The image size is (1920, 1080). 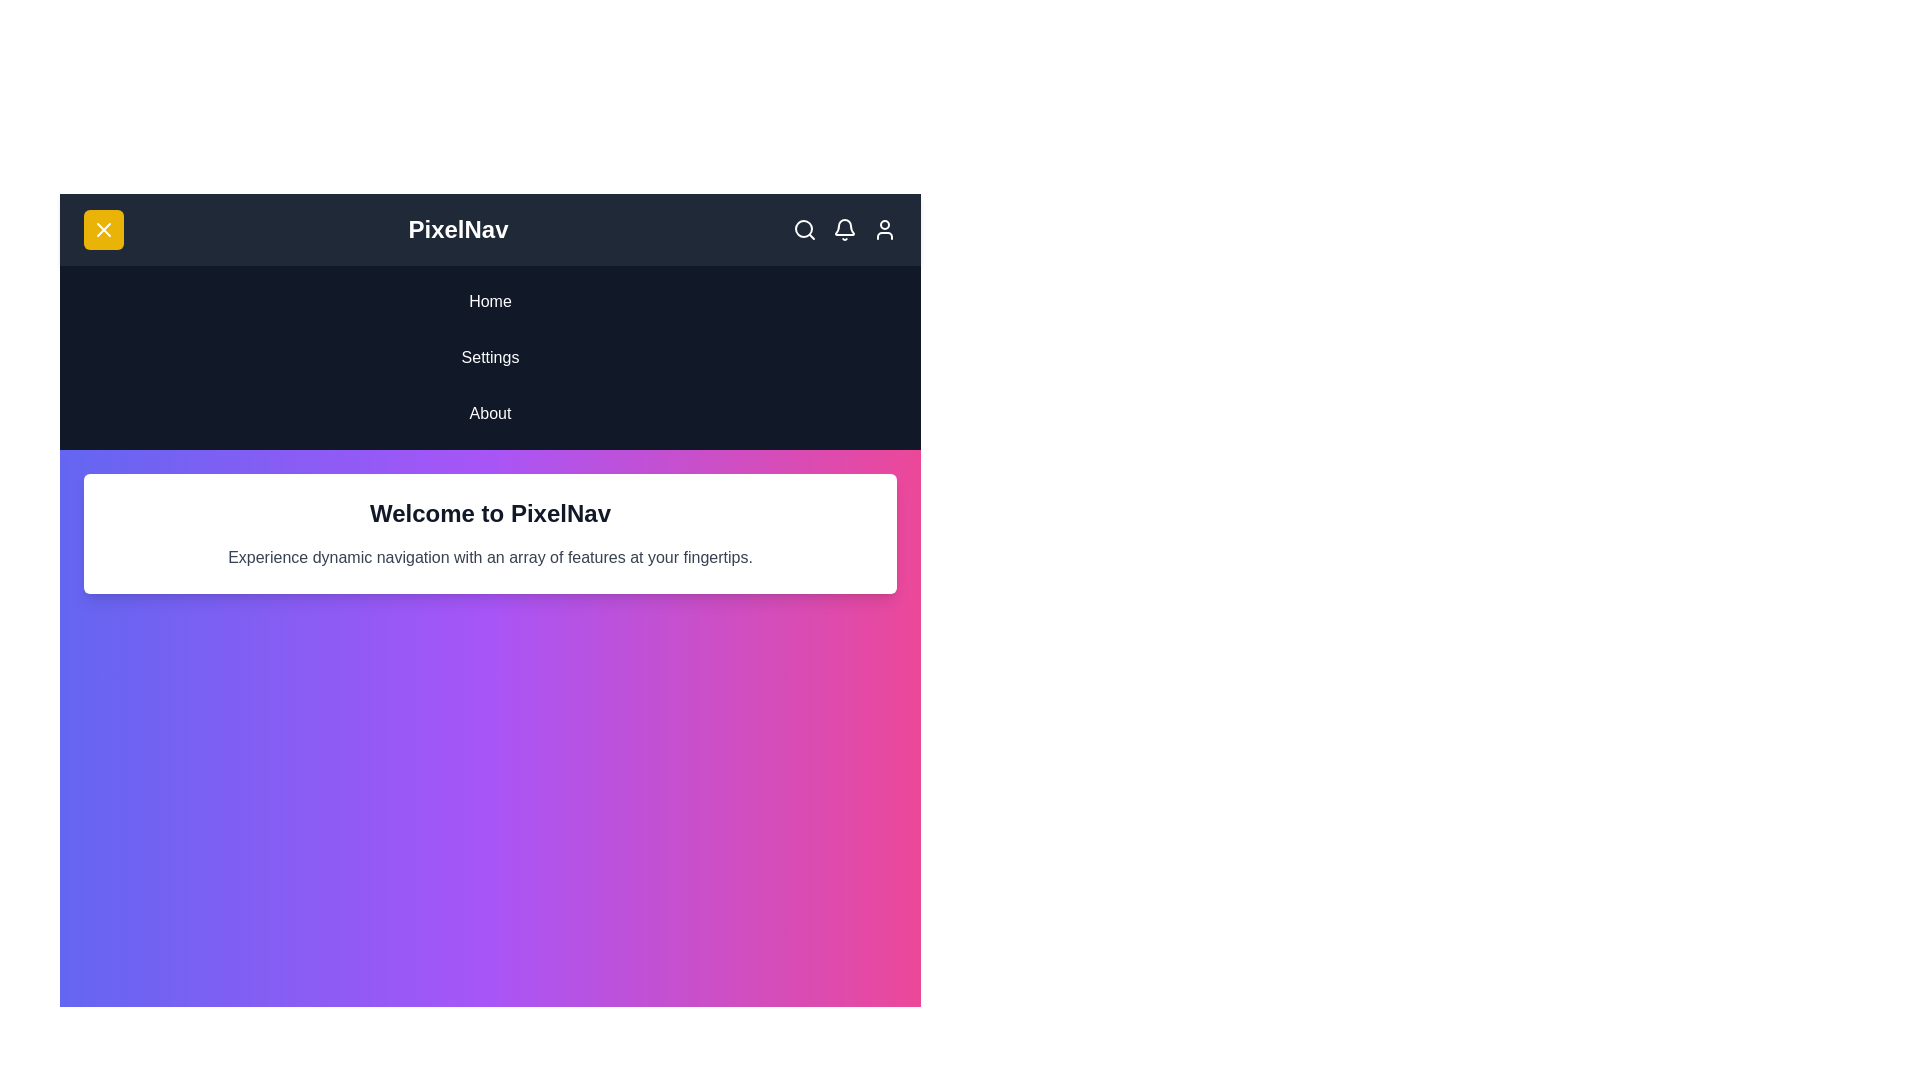 What do you see at coordinates (490, 301) in the screenshot?
I see `the 'Home' menu item` at bounding box center [490, 301].